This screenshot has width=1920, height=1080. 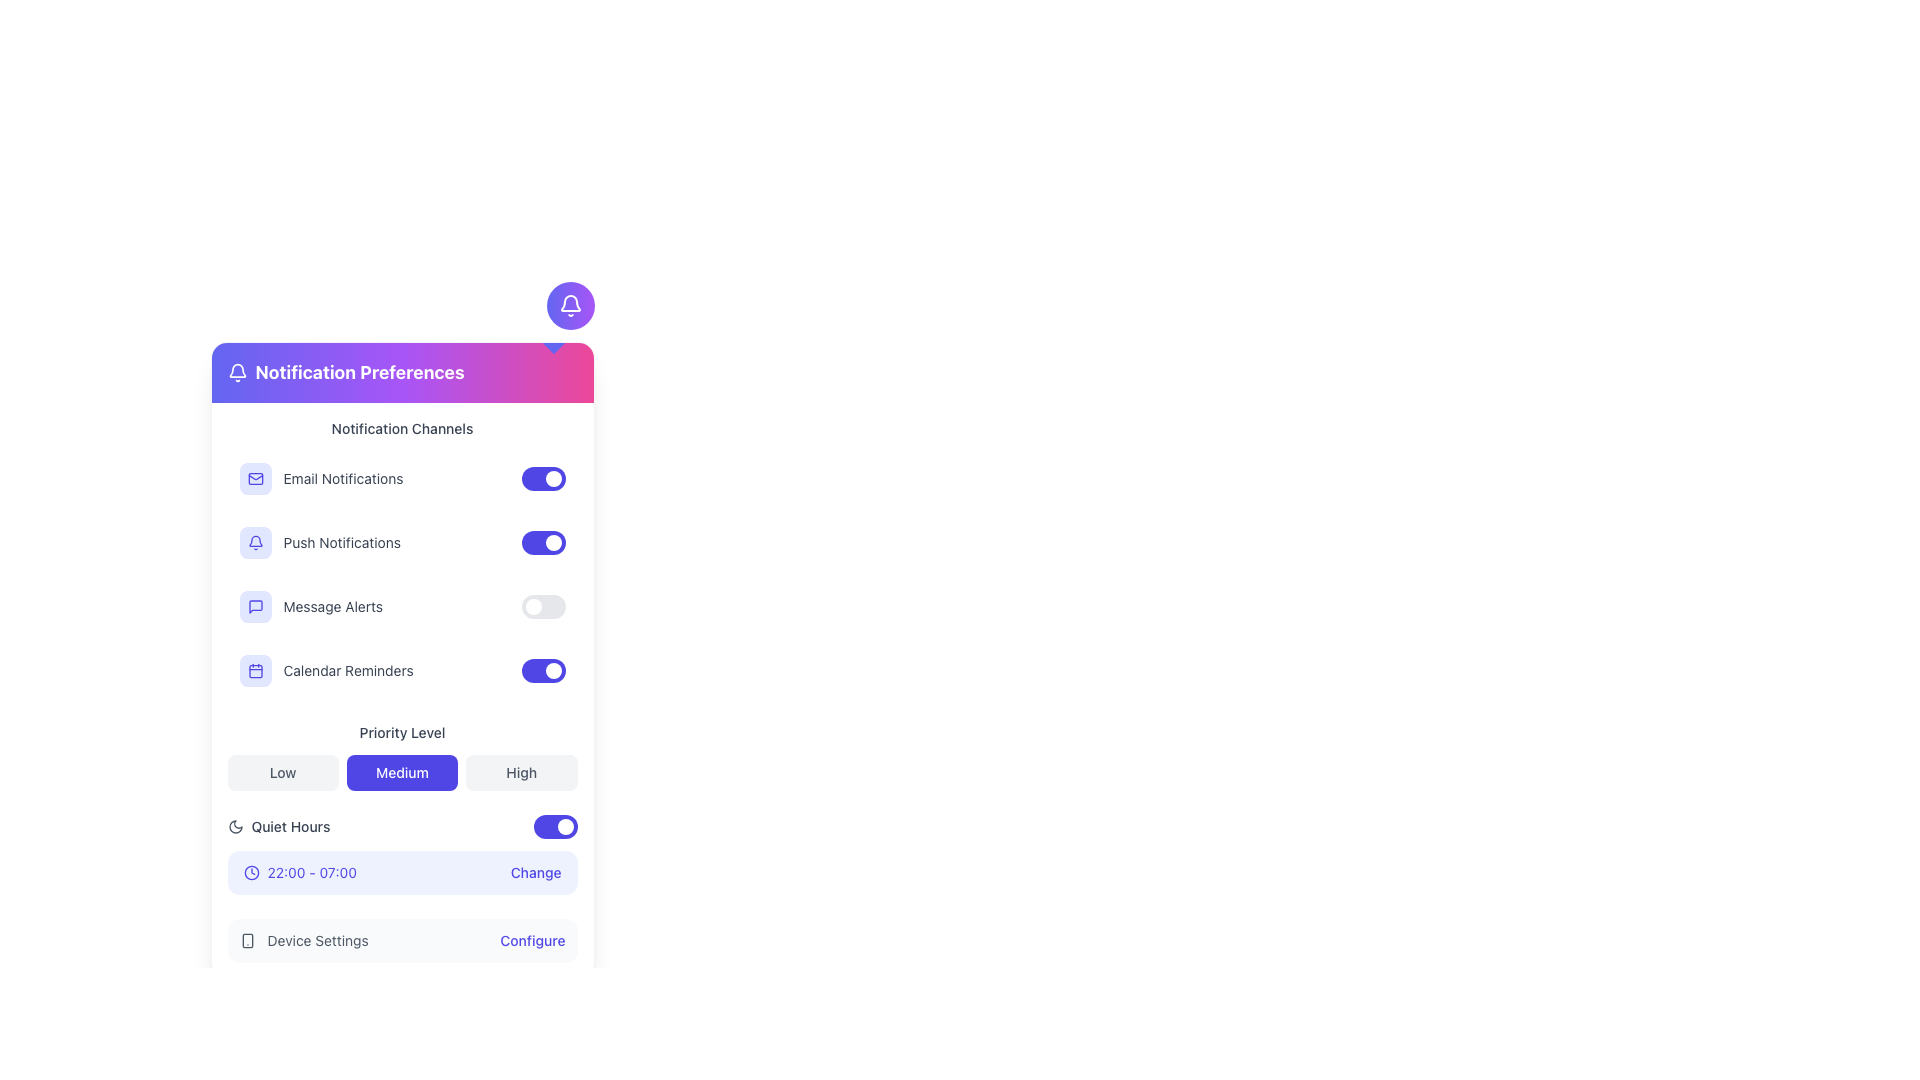 I want to click on the highlighted 'Medium' button in the 'Priority Level' segmented control, so click(x=401, y=756).